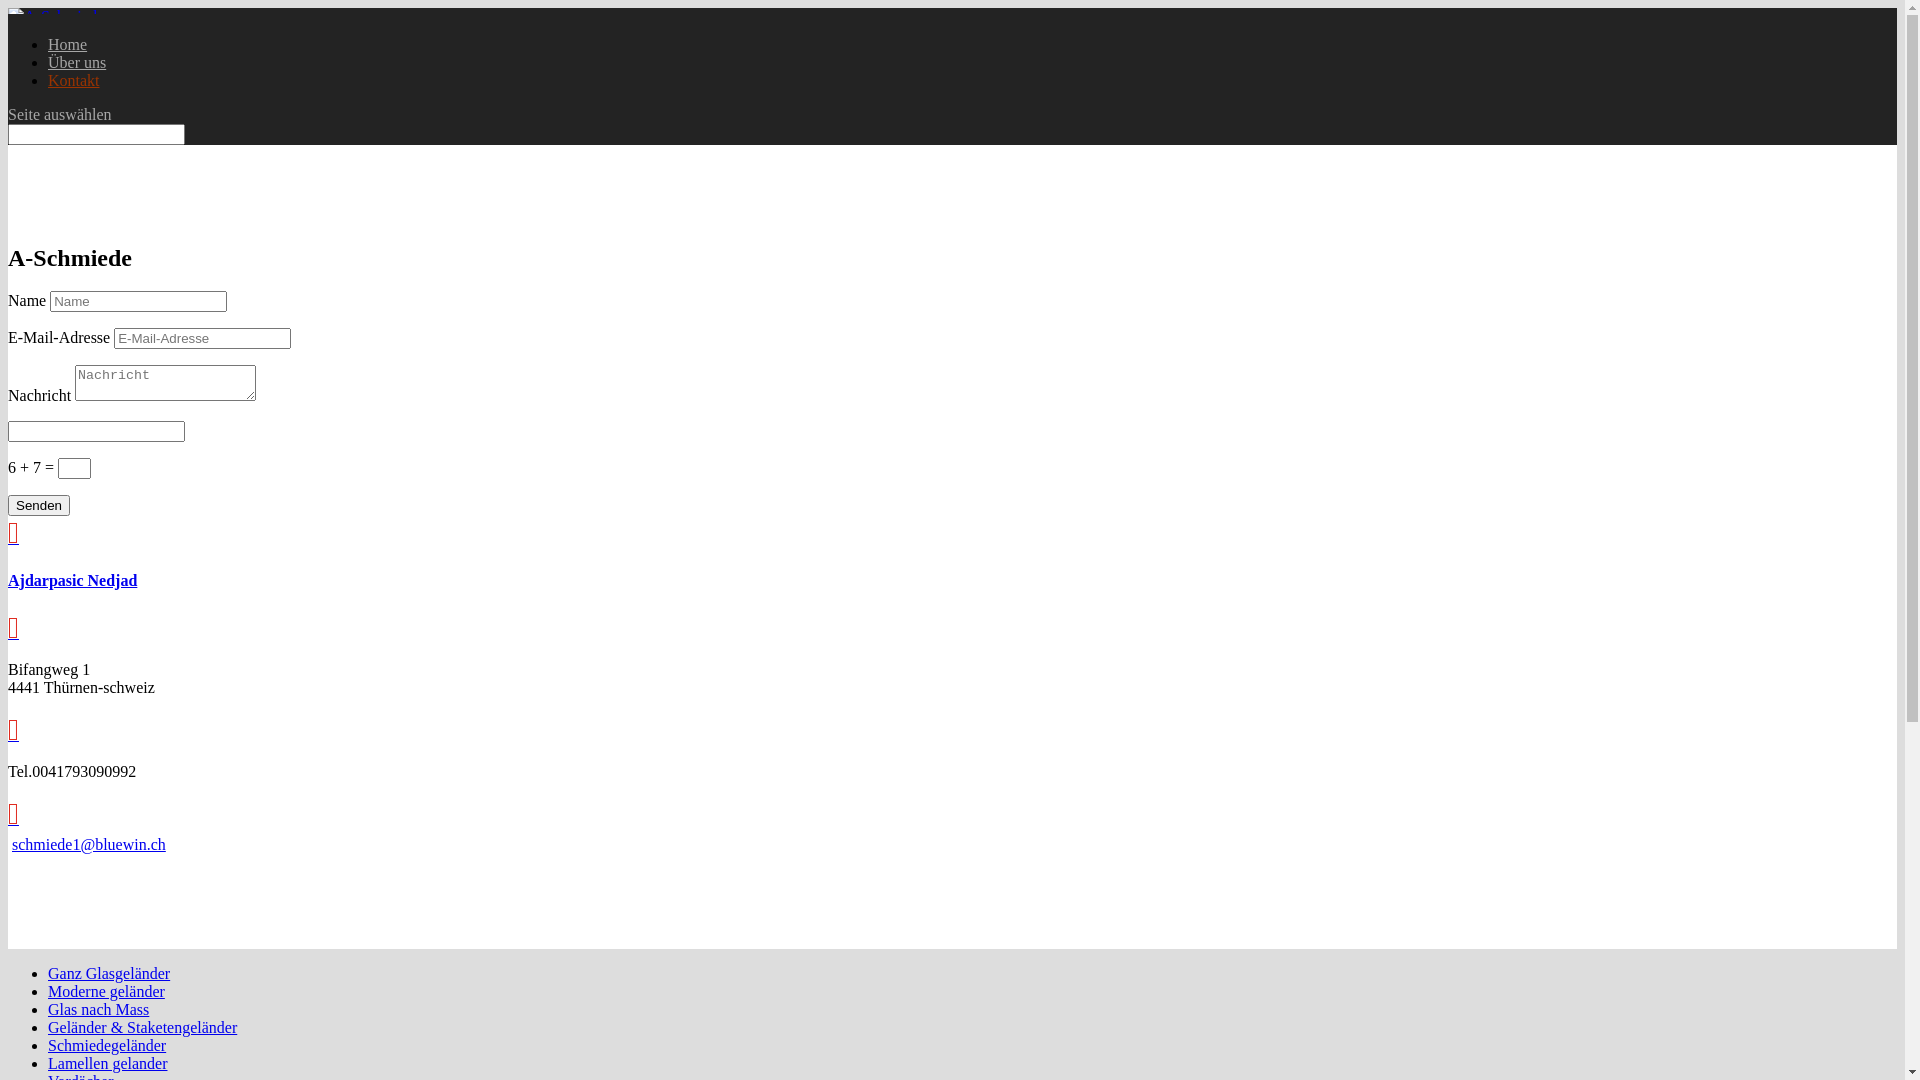 Image resolution: width=1920 pixels, height=1080 pixels. I want to click on 'Home', so click(67, 44).